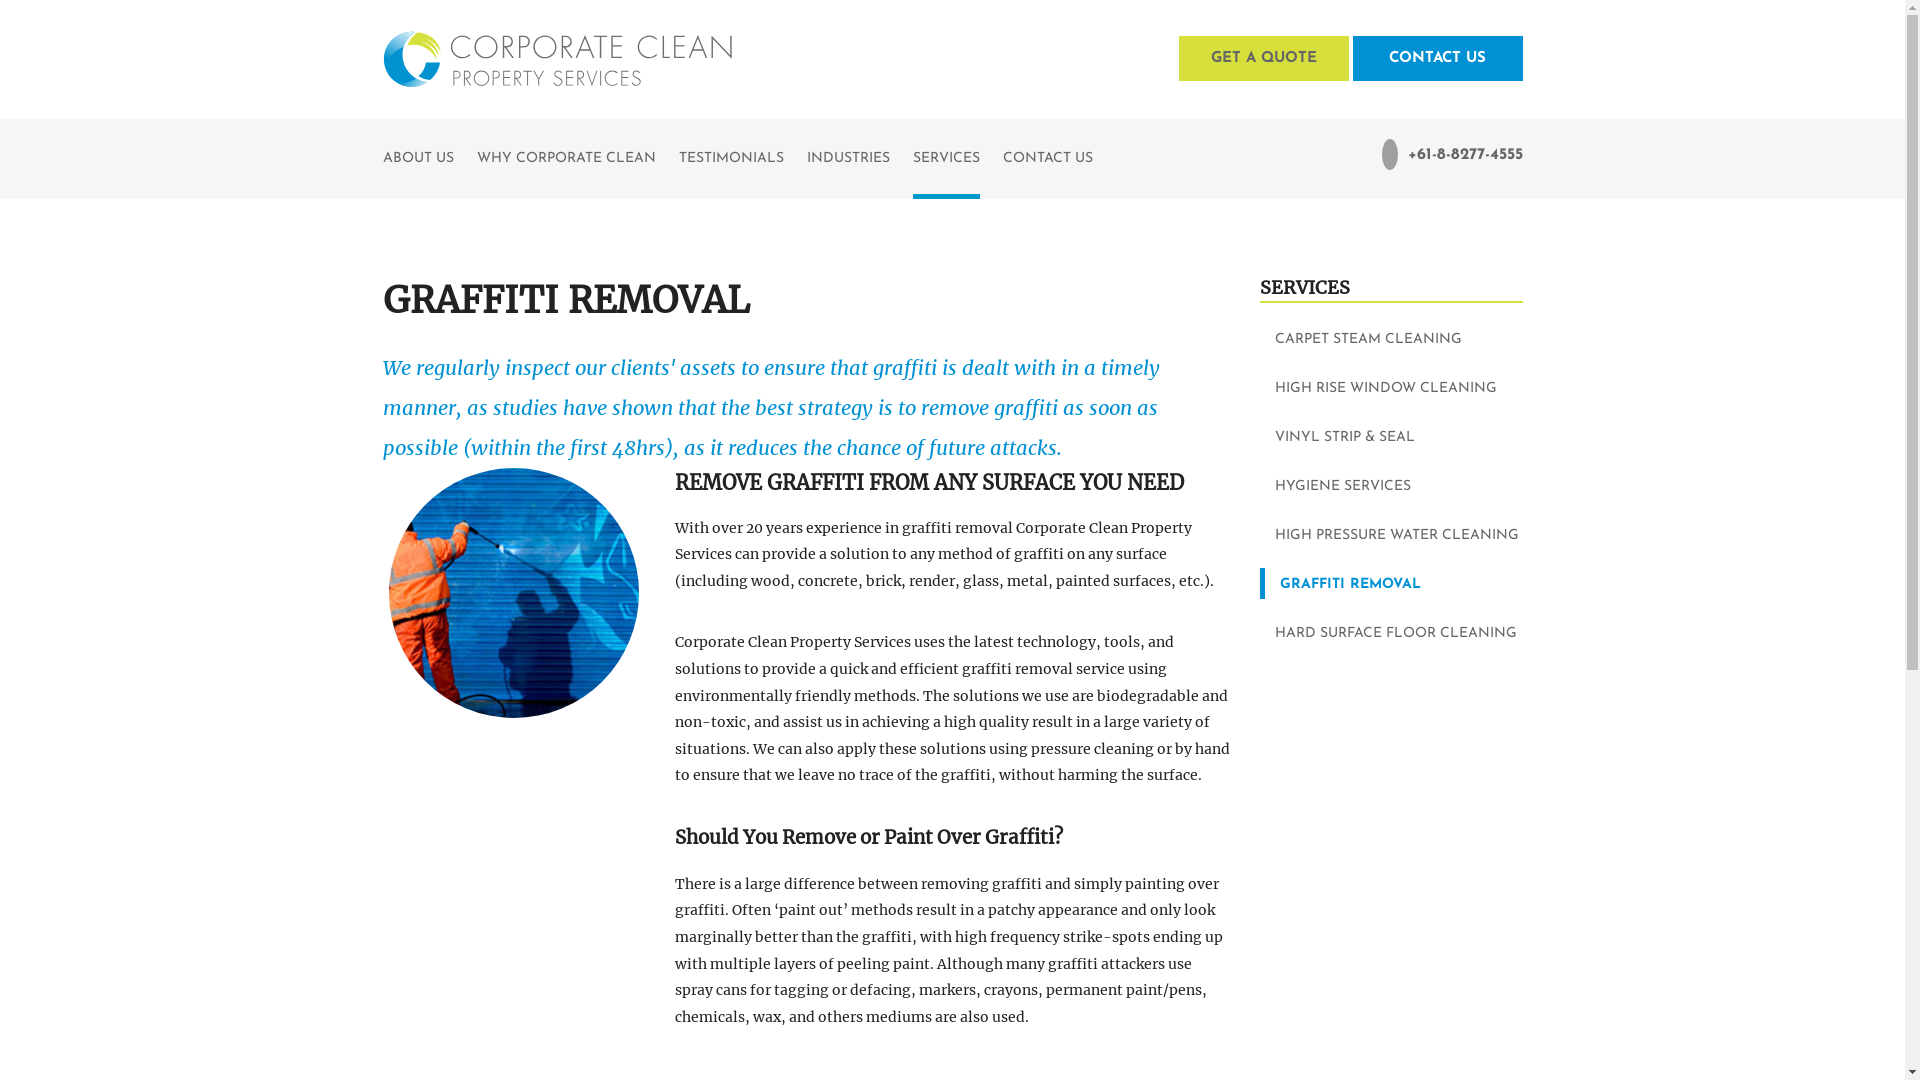 The width and height of the screenshot is (1920, 1080). I want to click on 'VINYL STRIP & SEAL', so click(1390, 435).